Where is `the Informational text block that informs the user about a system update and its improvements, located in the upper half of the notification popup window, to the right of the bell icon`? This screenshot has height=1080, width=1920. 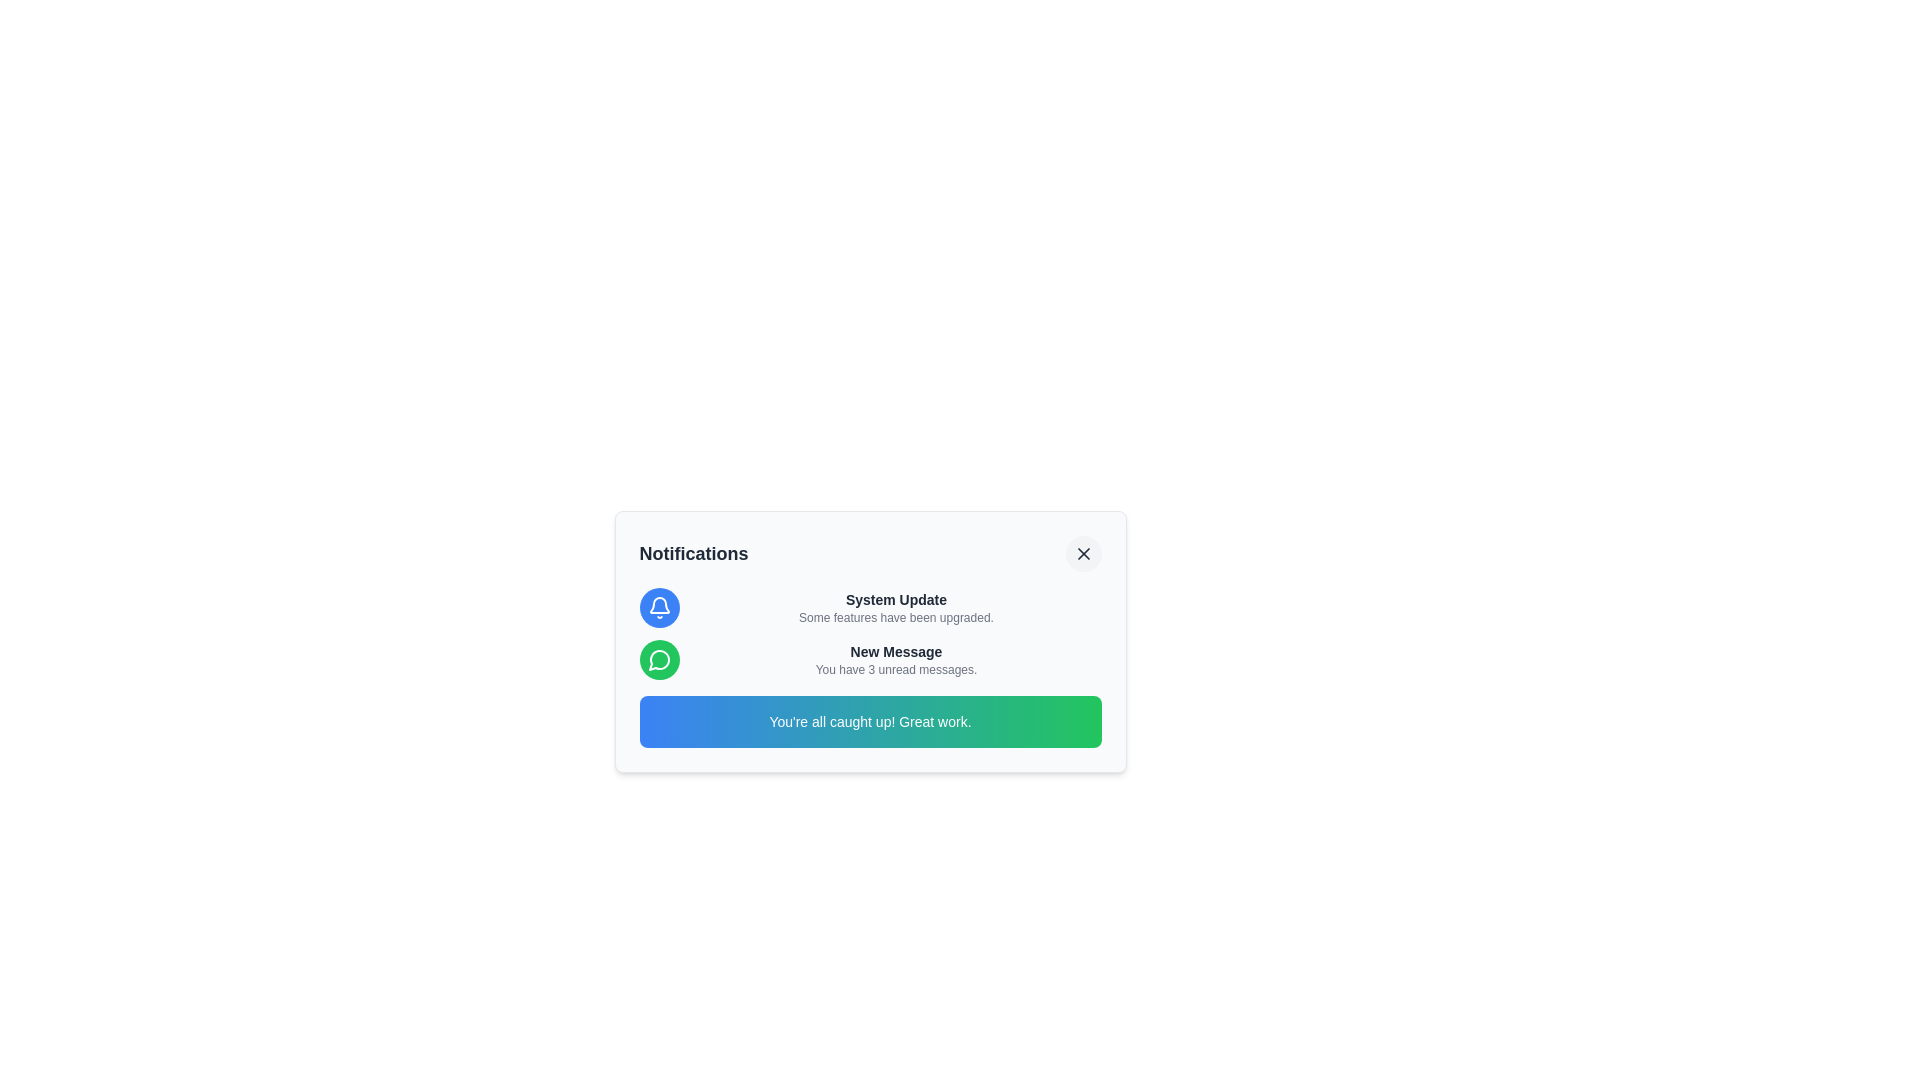
the Informational text block that informs the user about a system update and its improvements, located in the upper half of the notification popup window, to the right of the bell icon is located at coordinates (895, 607).